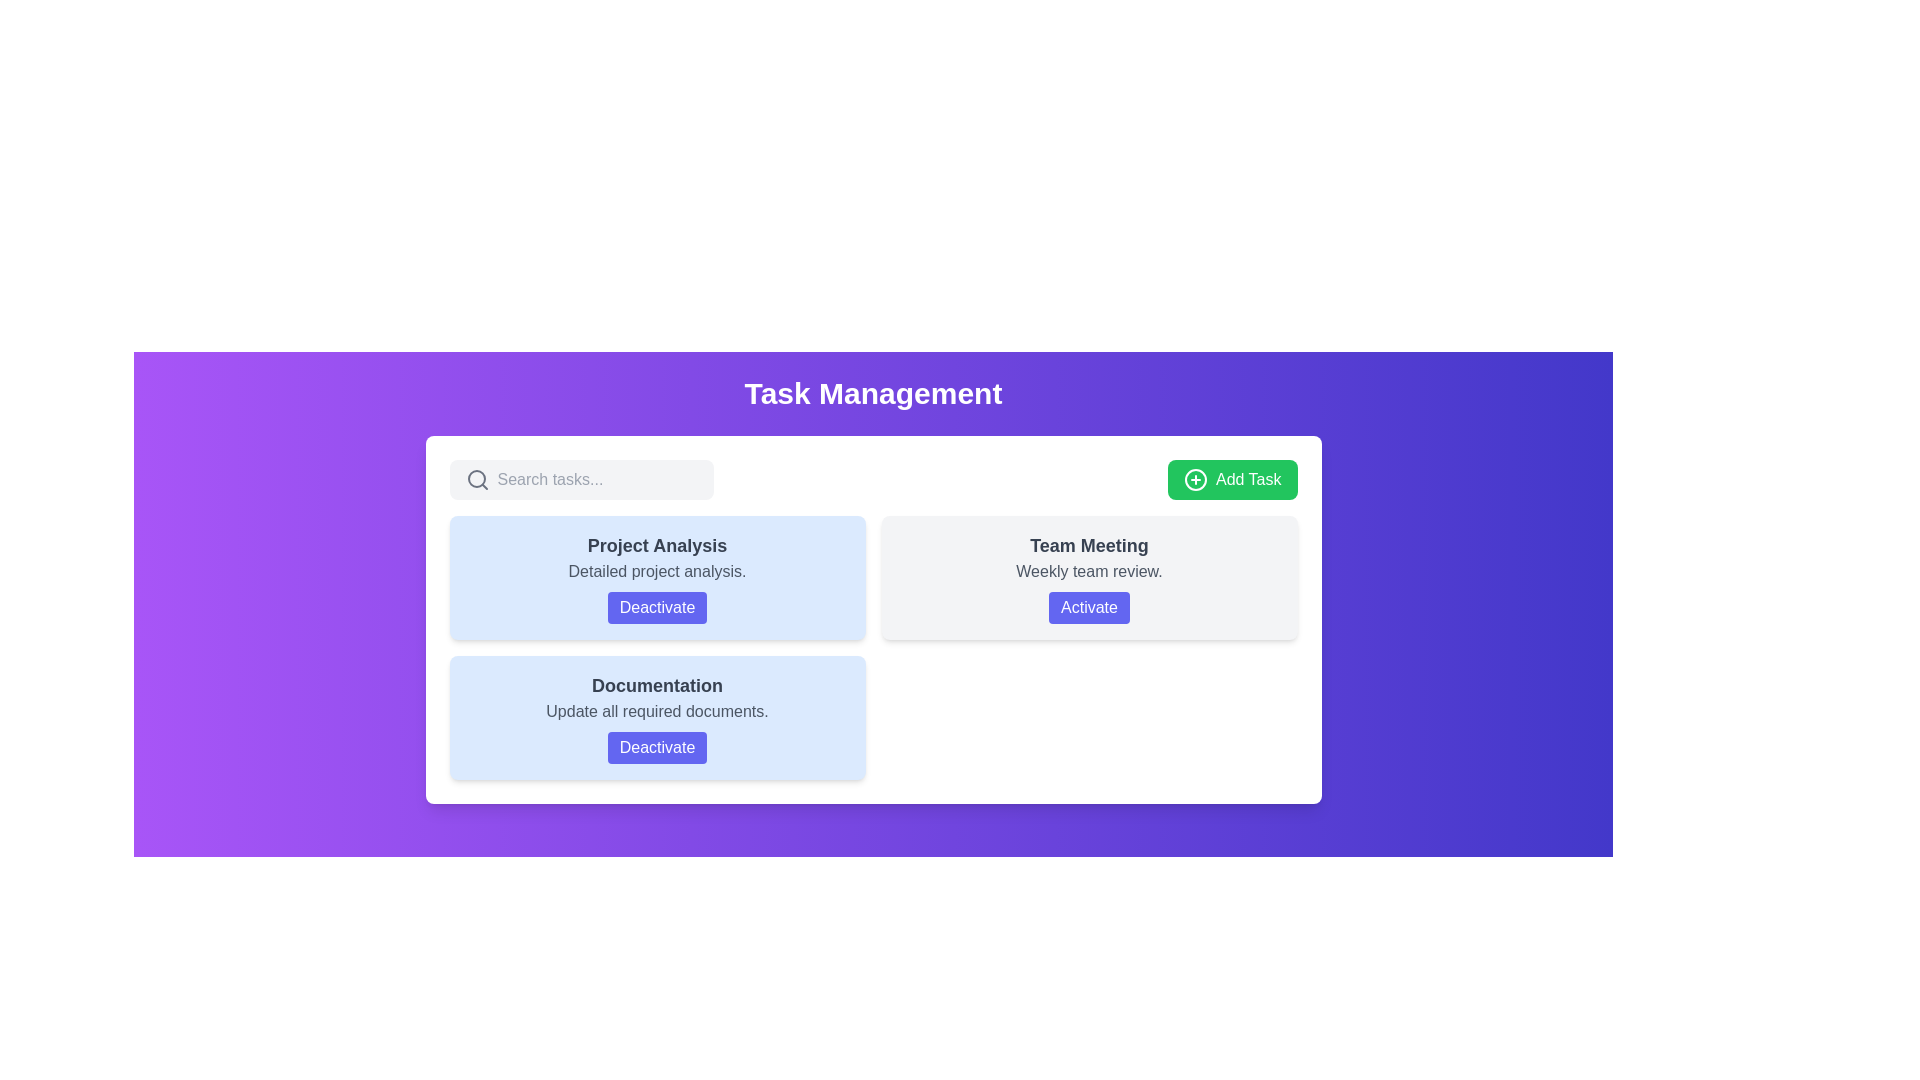  I want to click on the 'Deactivate' button located in the 'Documentation' section, so click(657, 748).